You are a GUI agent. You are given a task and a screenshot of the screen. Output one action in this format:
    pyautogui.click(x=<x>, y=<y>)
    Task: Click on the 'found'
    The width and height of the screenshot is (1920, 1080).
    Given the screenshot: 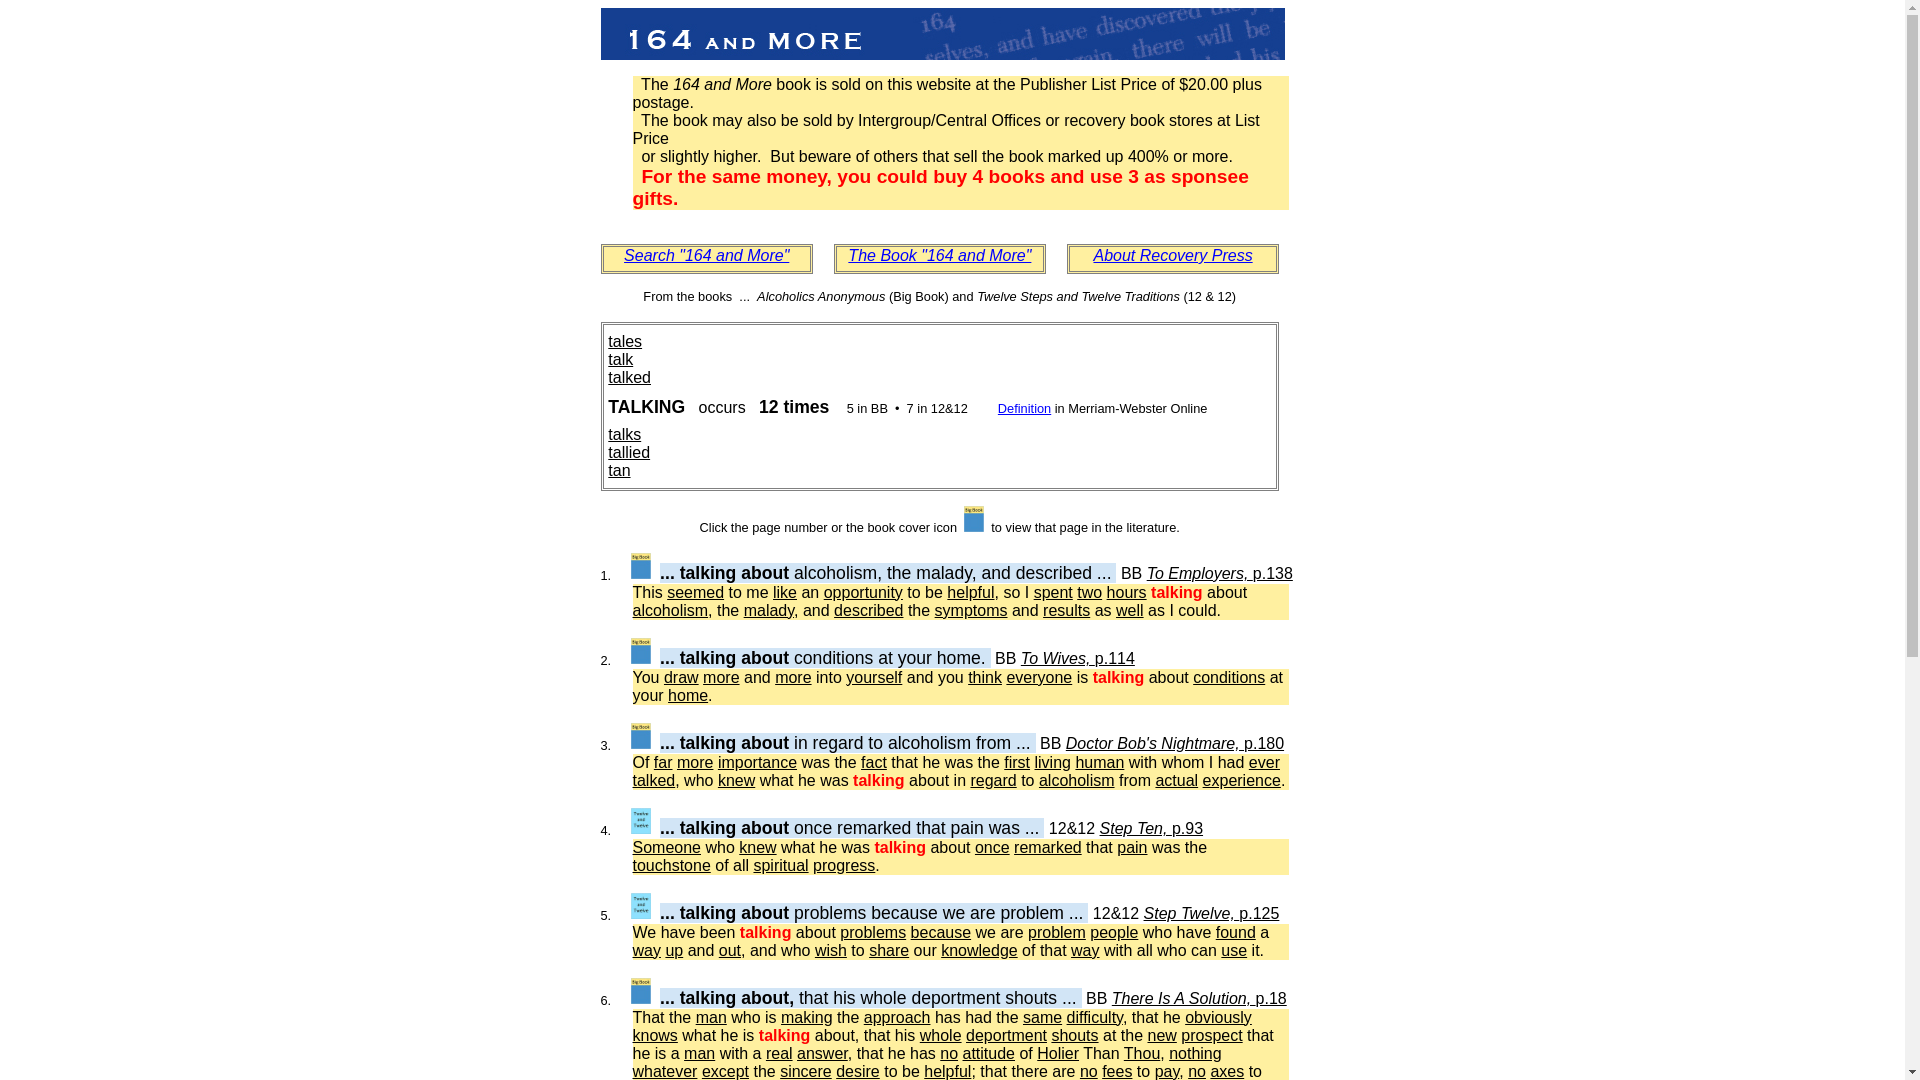 What is the action you would take?
    pyautogui.click(x=1235, y=932)
    